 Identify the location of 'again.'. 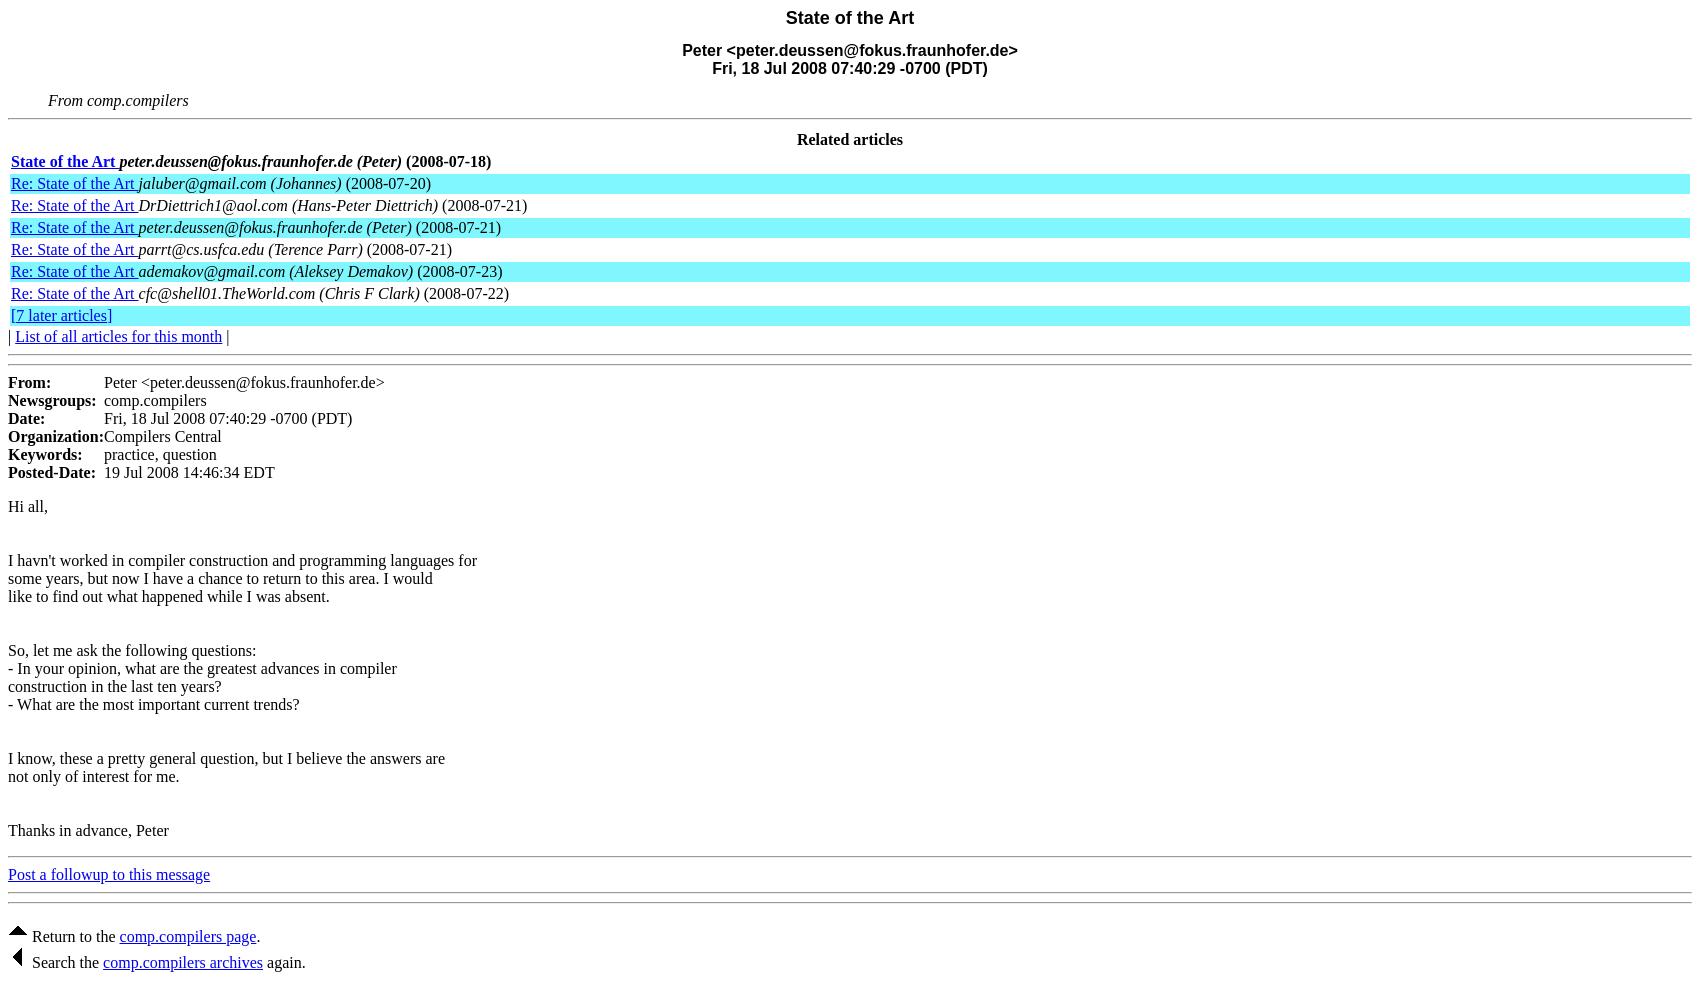
(284, 960).